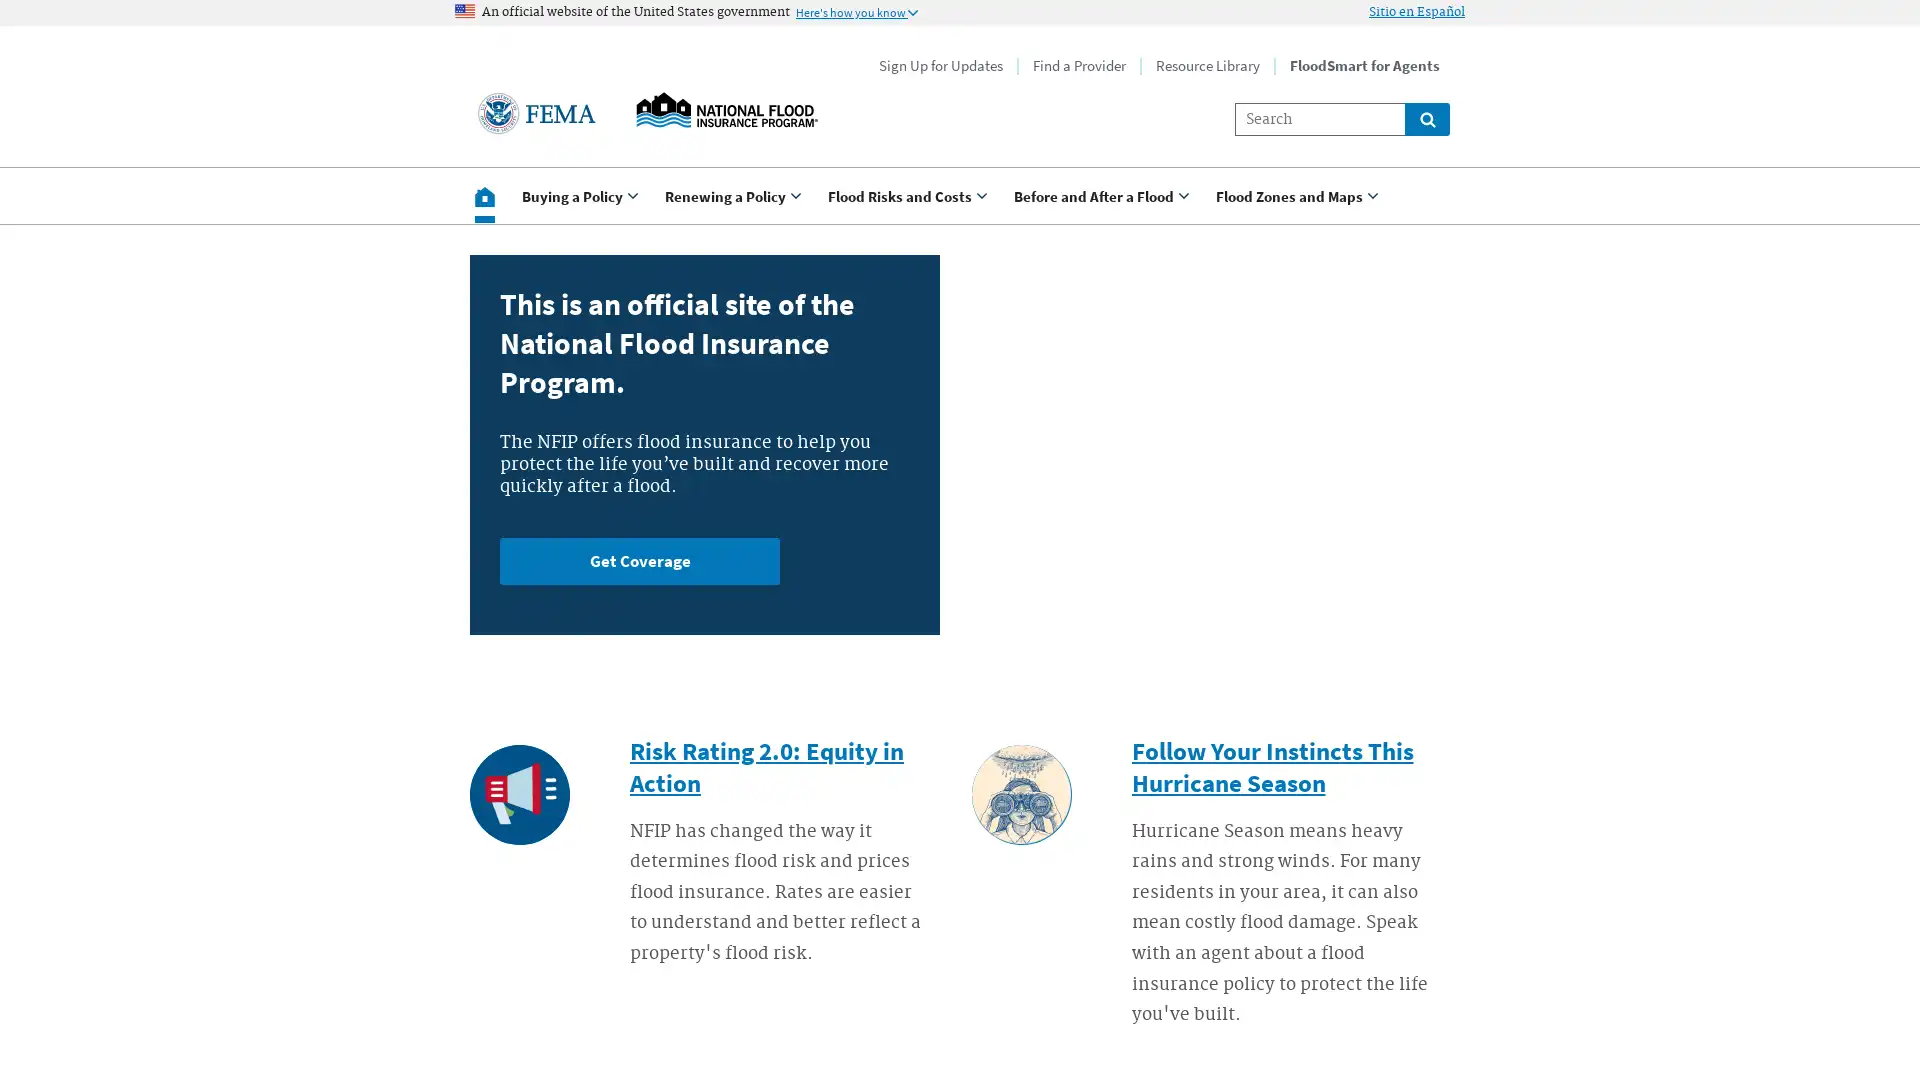 The image size is (1920, 1080). I want to click on Information to identify secure official US Government websites, so click(857, 11).